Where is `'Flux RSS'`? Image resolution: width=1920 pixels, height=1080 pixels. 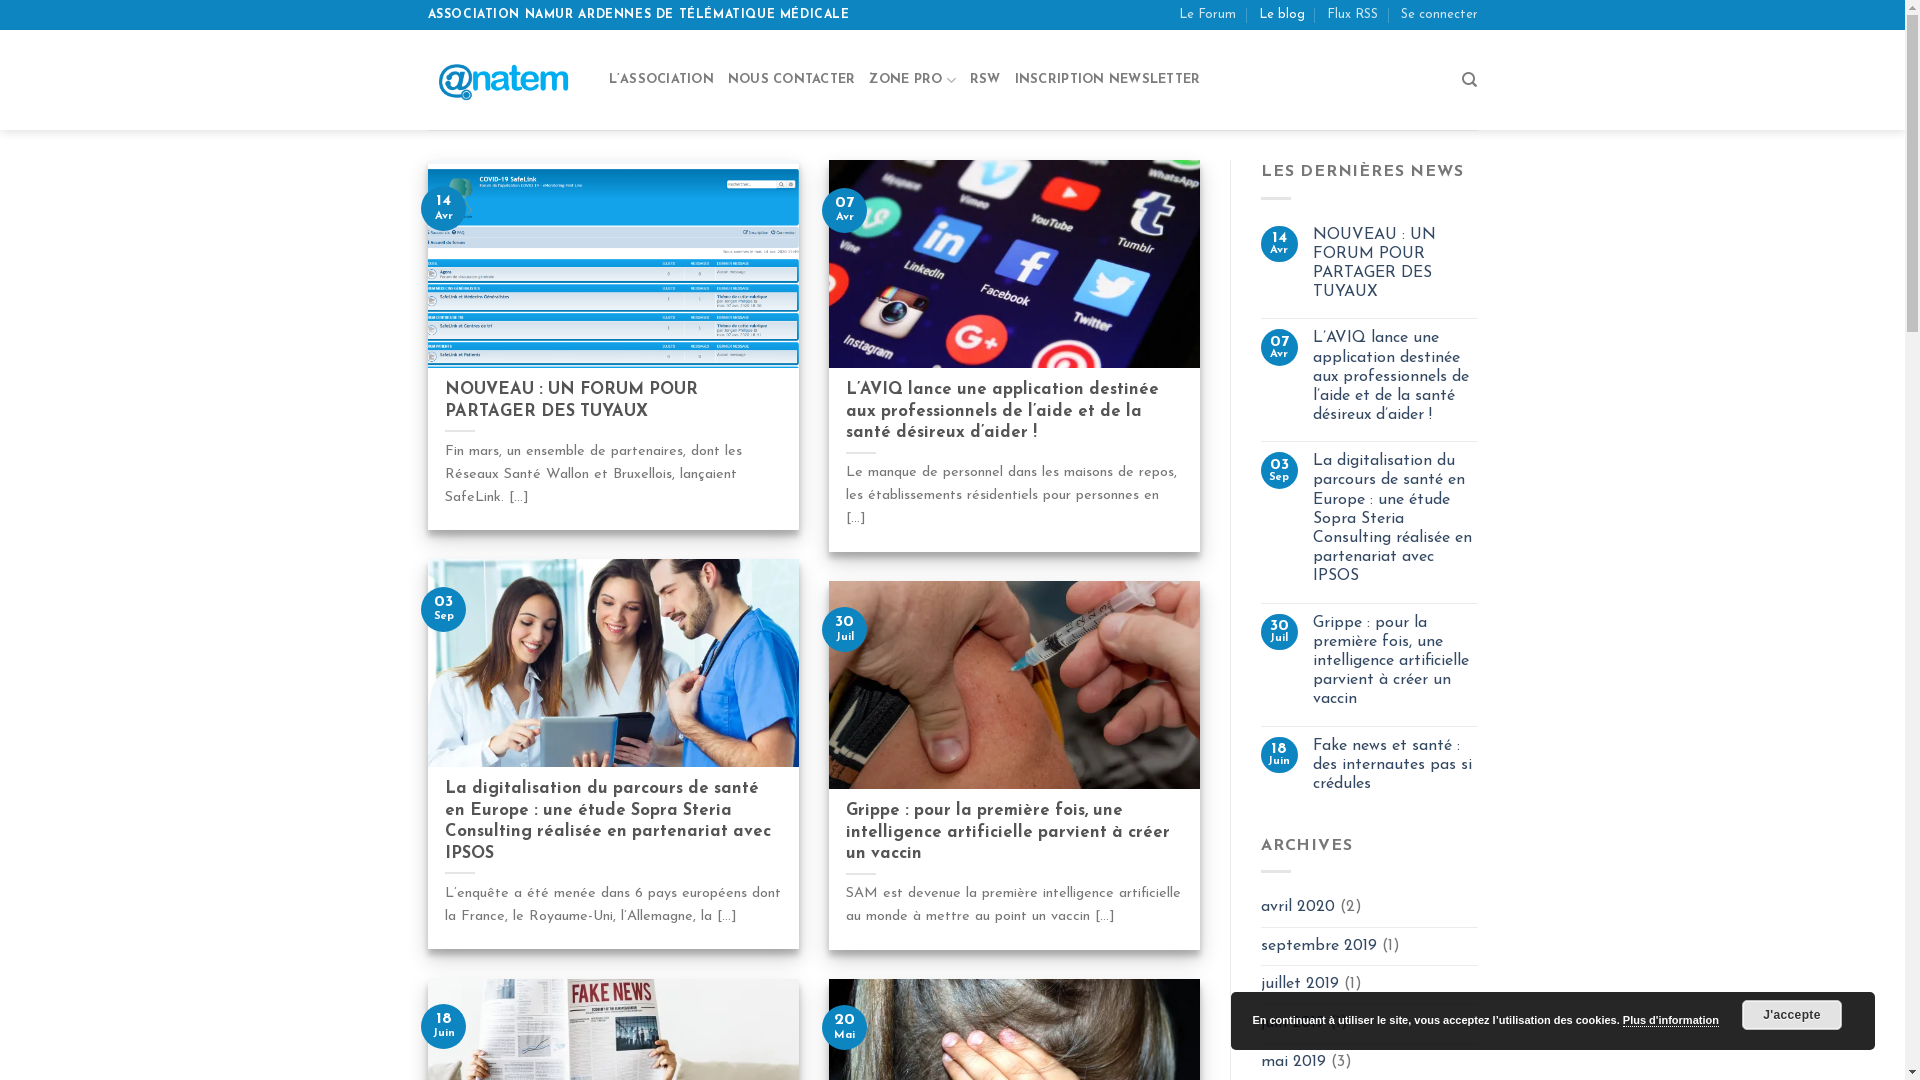
'Flux RSS' is located at coordinates (1352, 15).